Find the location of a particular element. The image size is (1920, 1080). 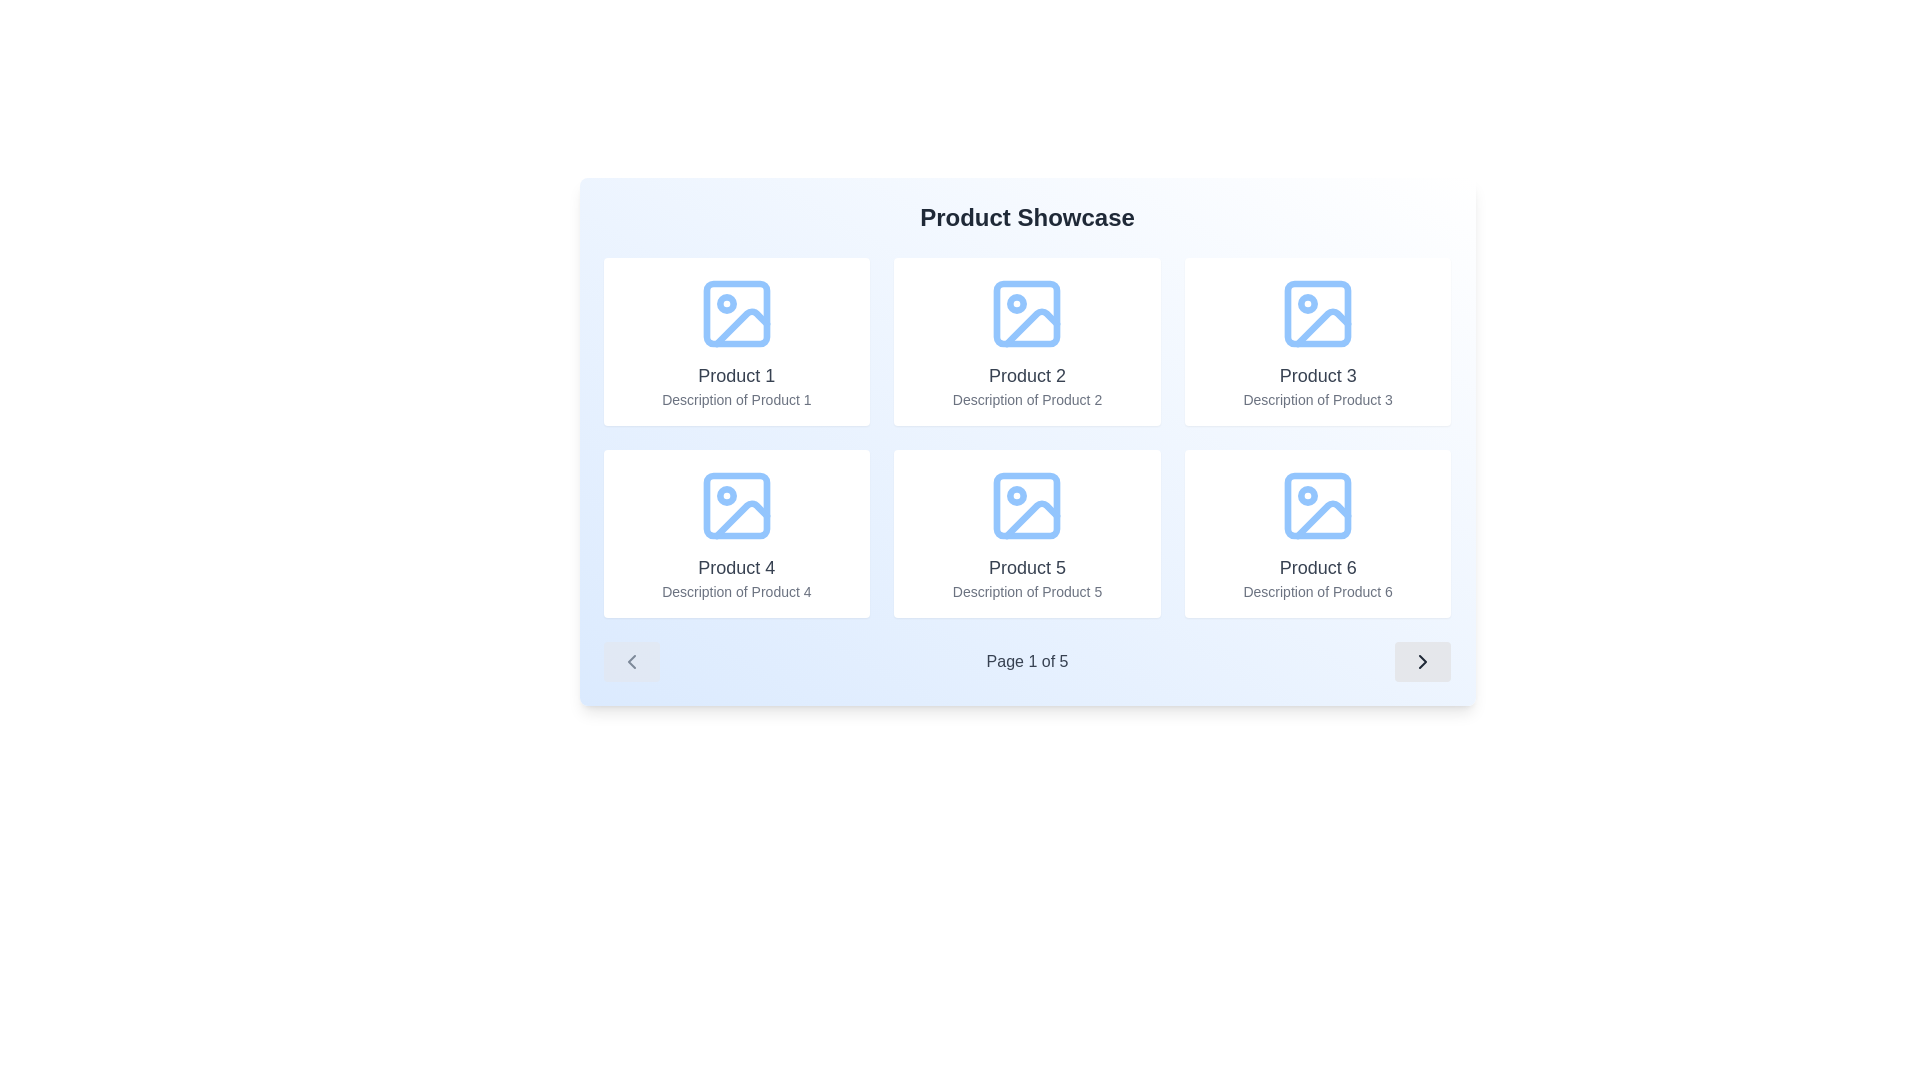

description label located at the bottom of the card for 'Product 4', which provides additional context about the product is located at coordinates (735, 590).